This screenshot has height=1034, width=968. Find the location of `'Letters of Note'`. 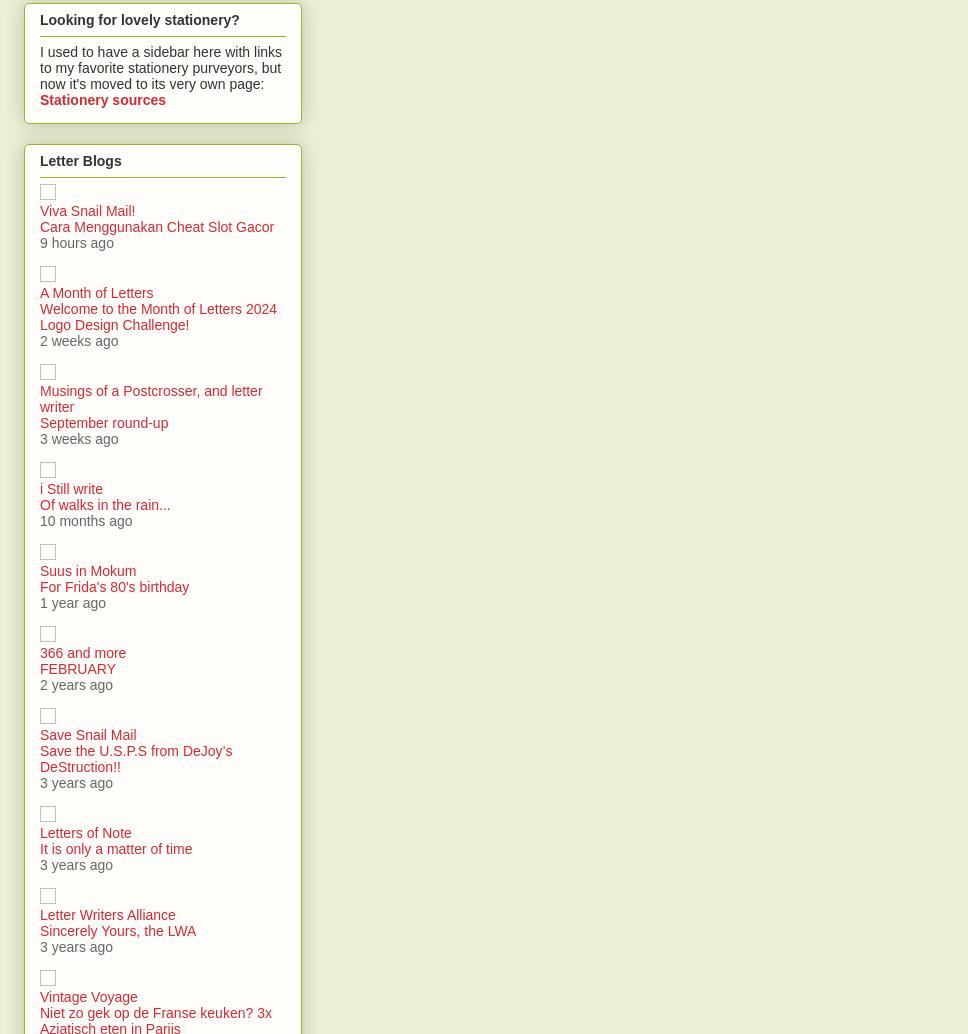

'Letters of Note' is located at coordinates (85, 831).